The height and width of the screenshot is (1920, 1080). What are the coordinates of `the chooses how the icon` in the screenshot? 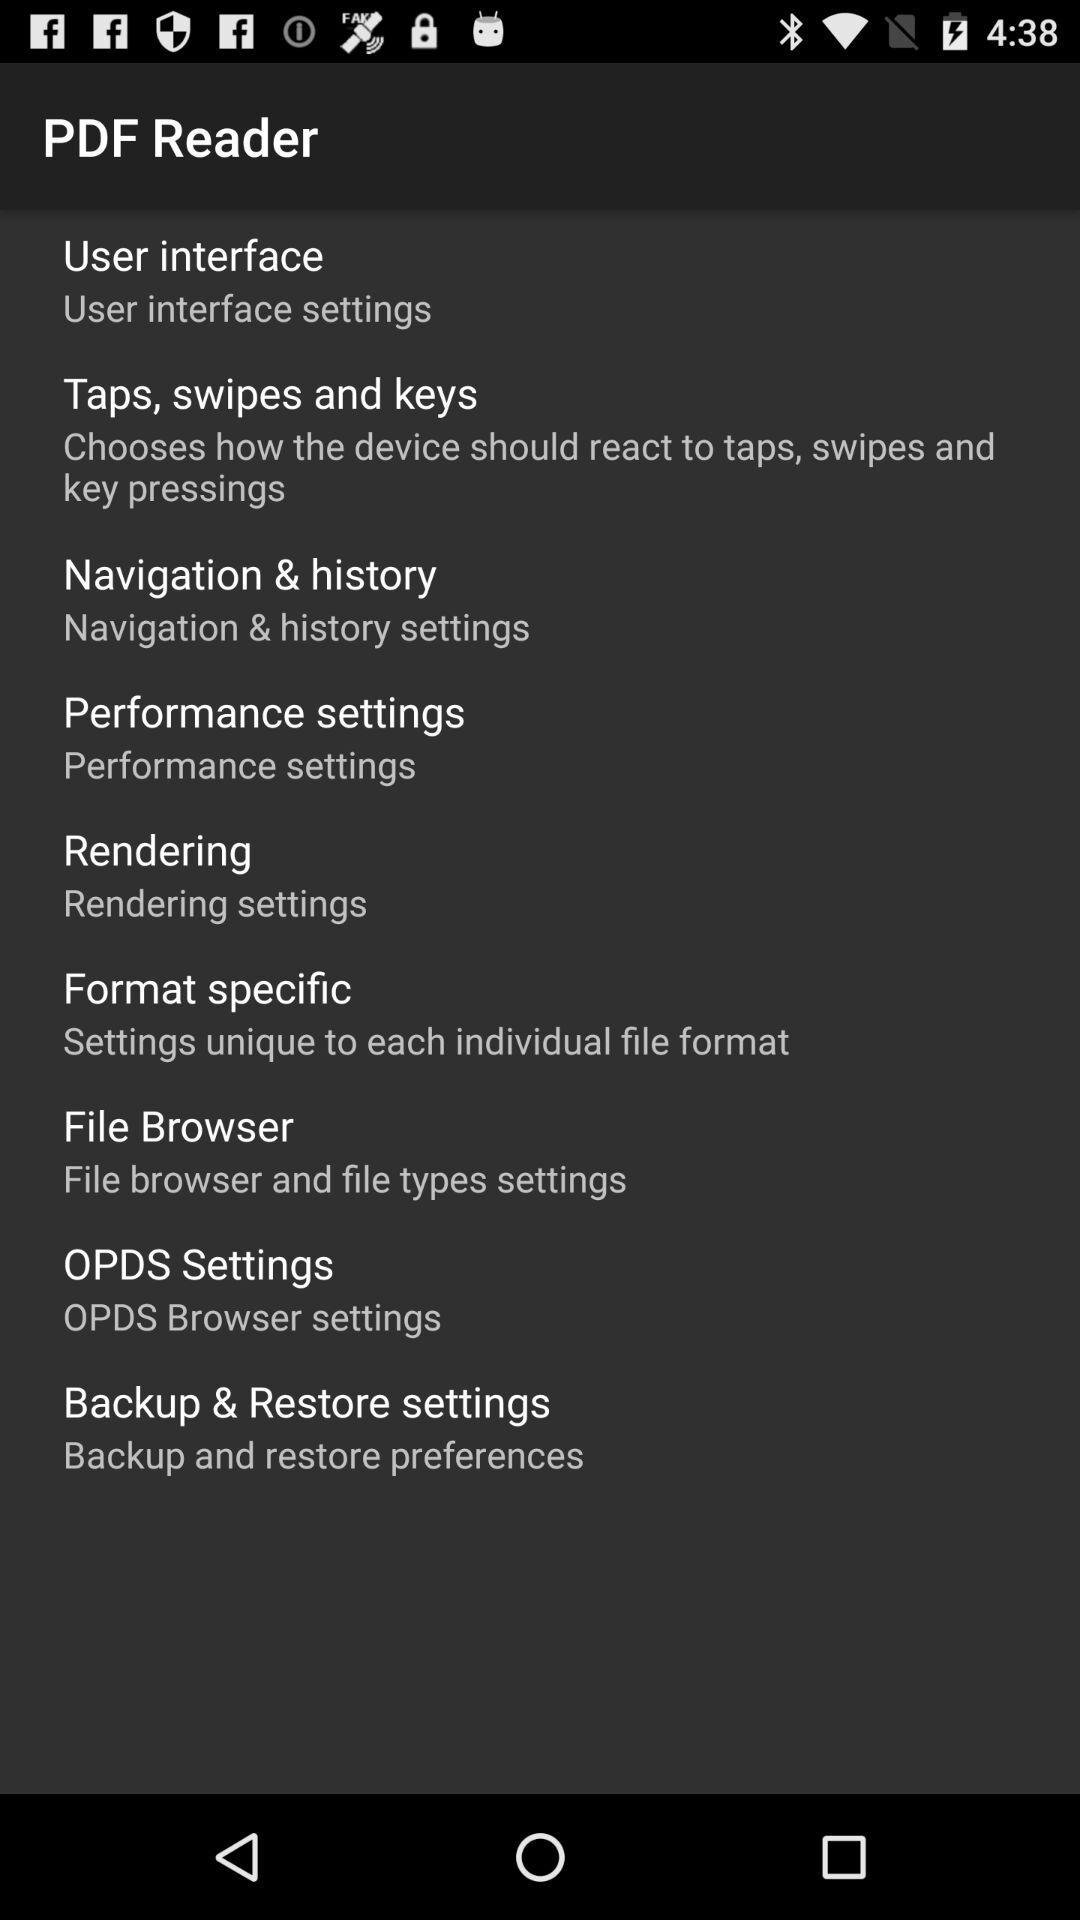 It's located at (550, 465).